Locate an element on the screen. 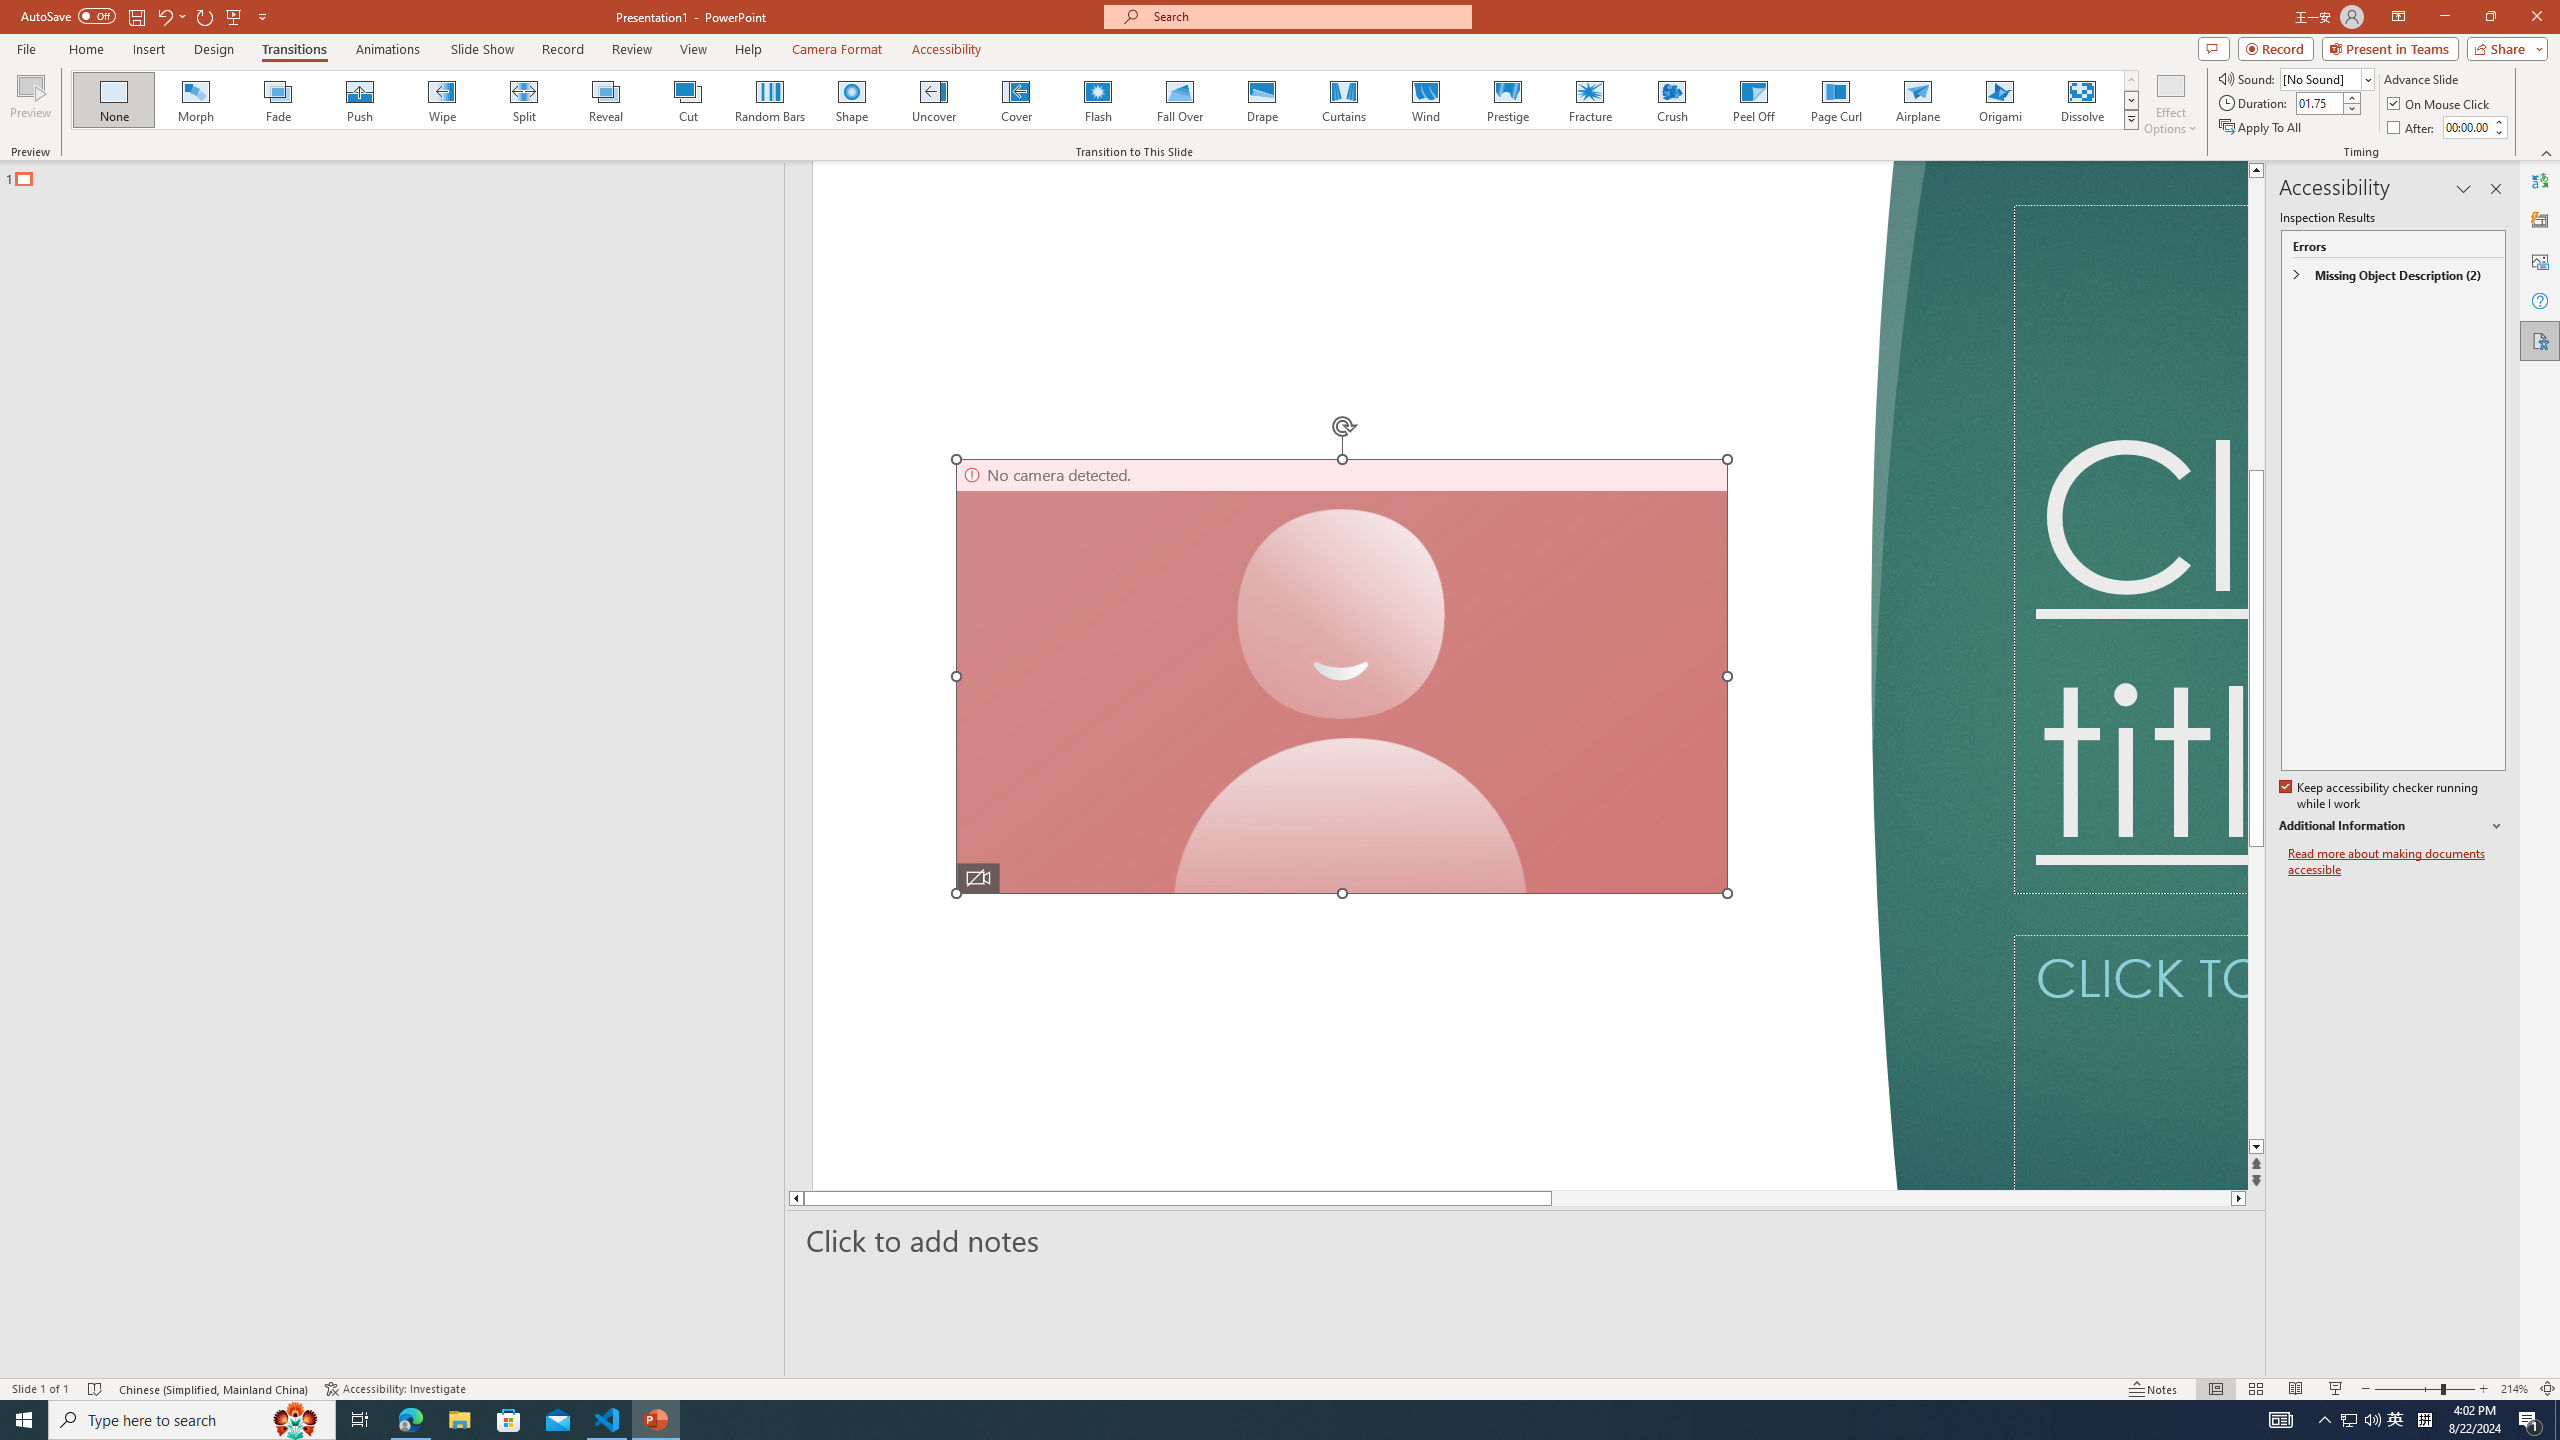 The image size is (2560, 1440). 'Slide Sorter' is located at coordinates (2254, 1389).